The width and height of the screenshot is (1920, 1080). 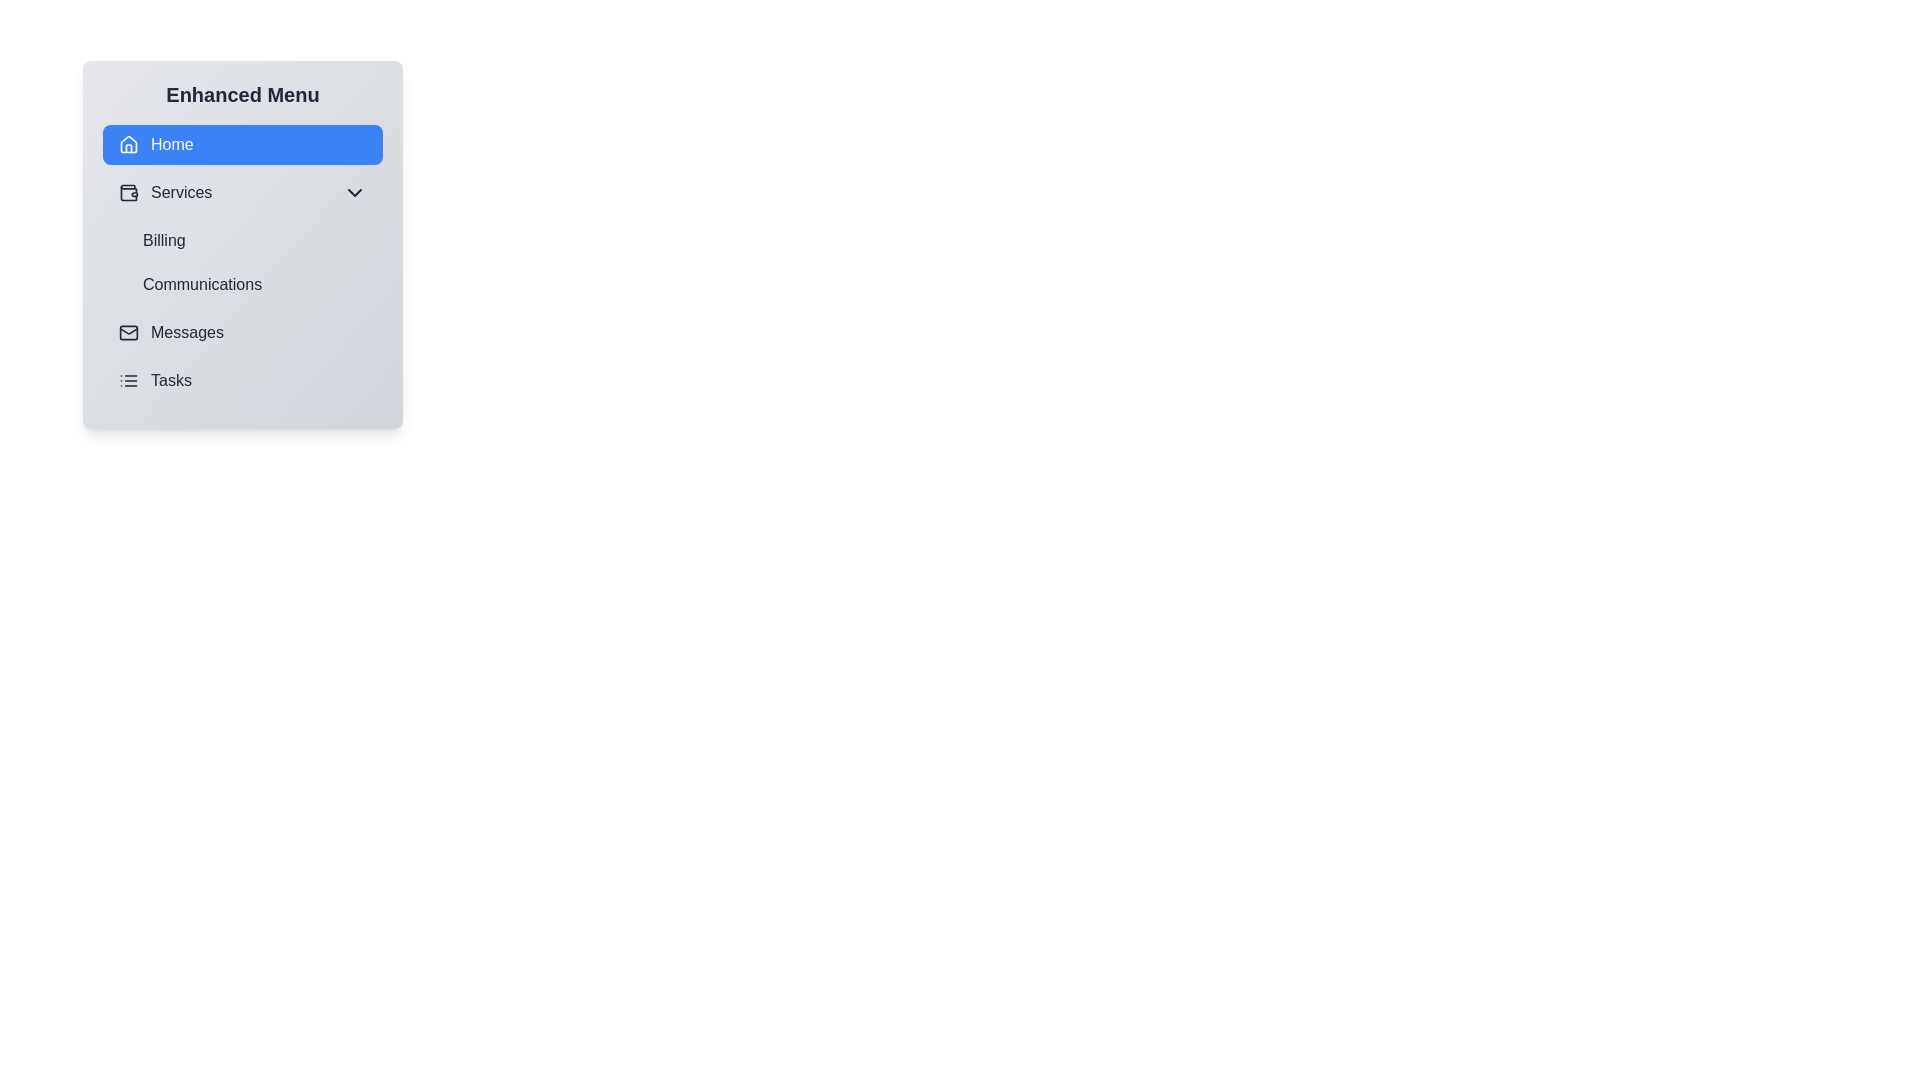 What do you see at coordinates (242, 381) in the screenshot?
I see `the 'Tasks' menu item, which is the last item in the vertical list of menu options in the sidebar` at bounding box center [242, 381].